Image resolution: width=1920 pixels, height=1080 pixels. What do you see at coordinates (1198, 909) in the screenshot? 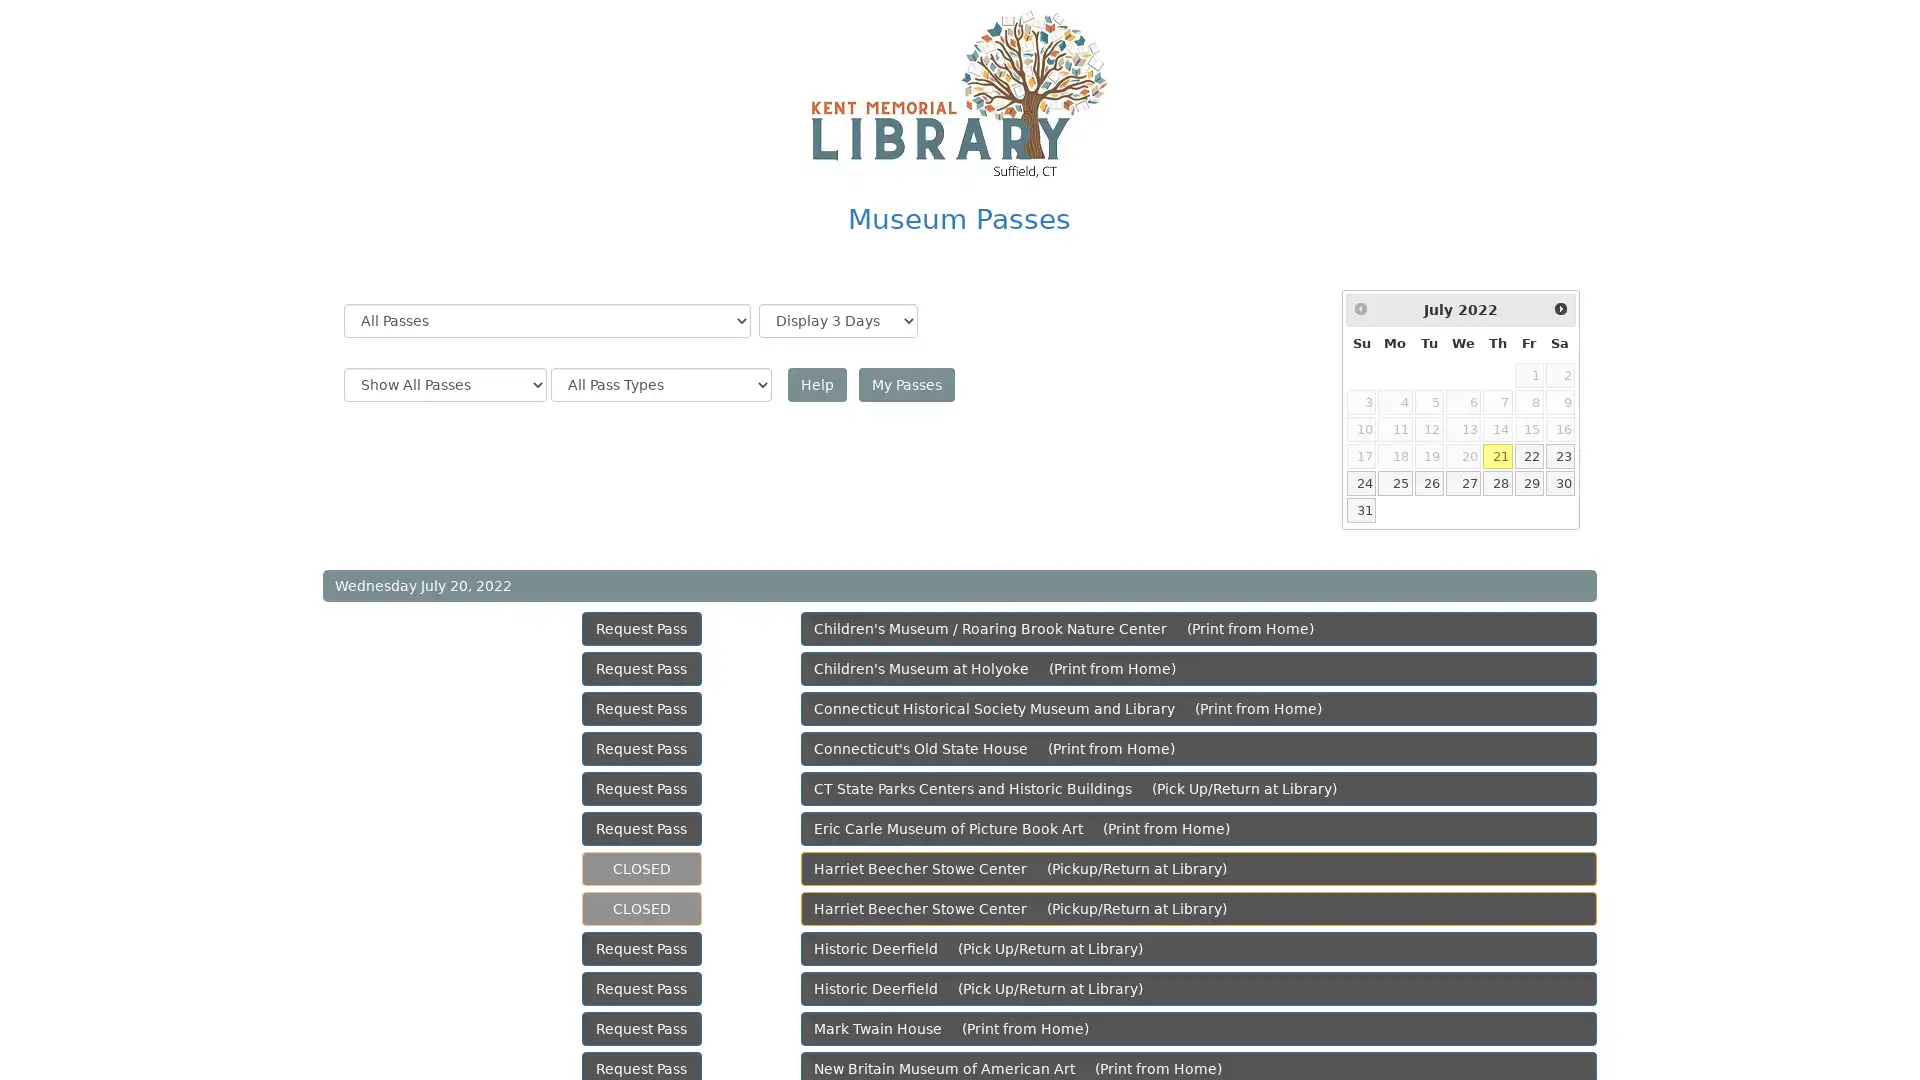
I see `Harriet Beecher Stowe Center     (Pickup/Return at Library)` at bounding box center [1198, 909].